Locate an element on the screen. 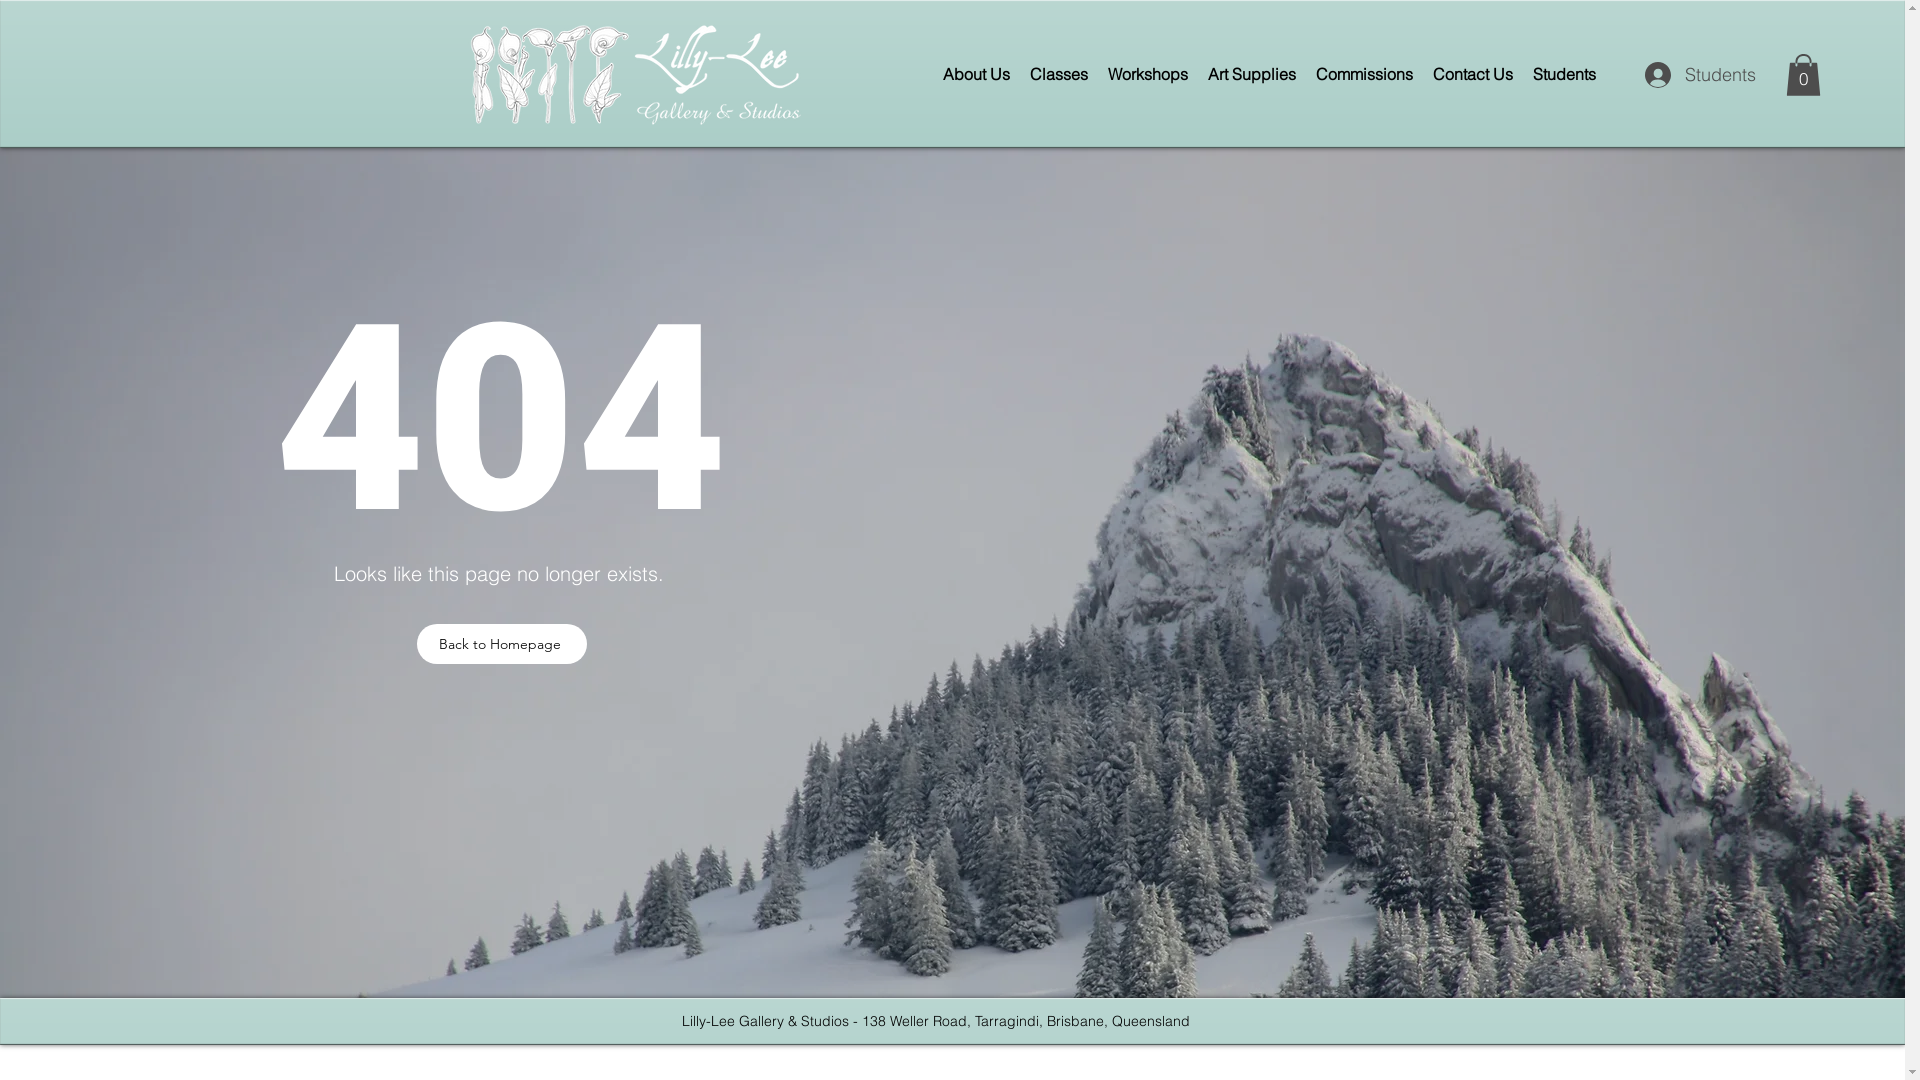 Image resolution: width=1920 pixels, height=1080 pixels. 'Art Supplies' is located at coordinates (1251, 73).